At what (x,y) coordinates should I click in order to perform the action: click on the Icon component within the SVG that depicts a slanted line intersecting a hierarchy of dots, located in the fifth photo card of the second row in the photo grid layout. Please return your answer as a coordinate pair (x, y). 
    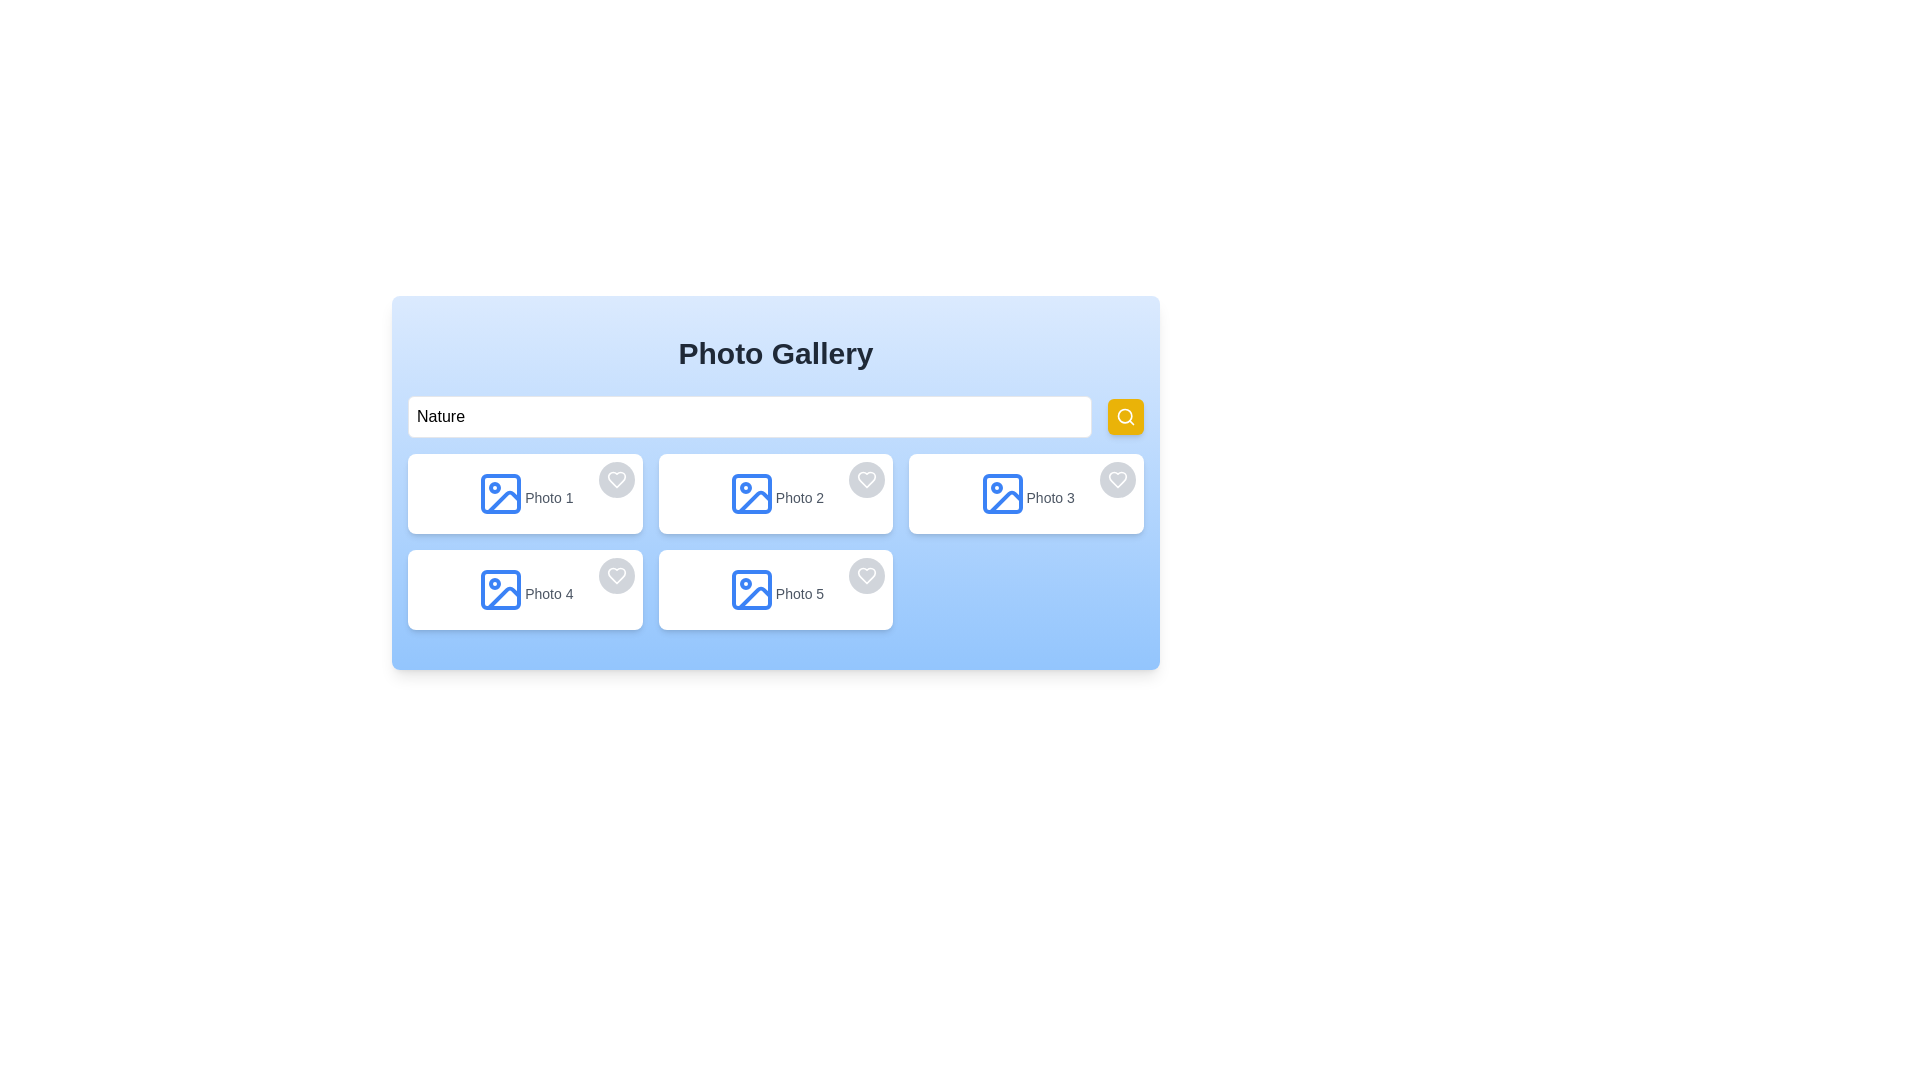
    Looking at the image, I should click on (753, 597).